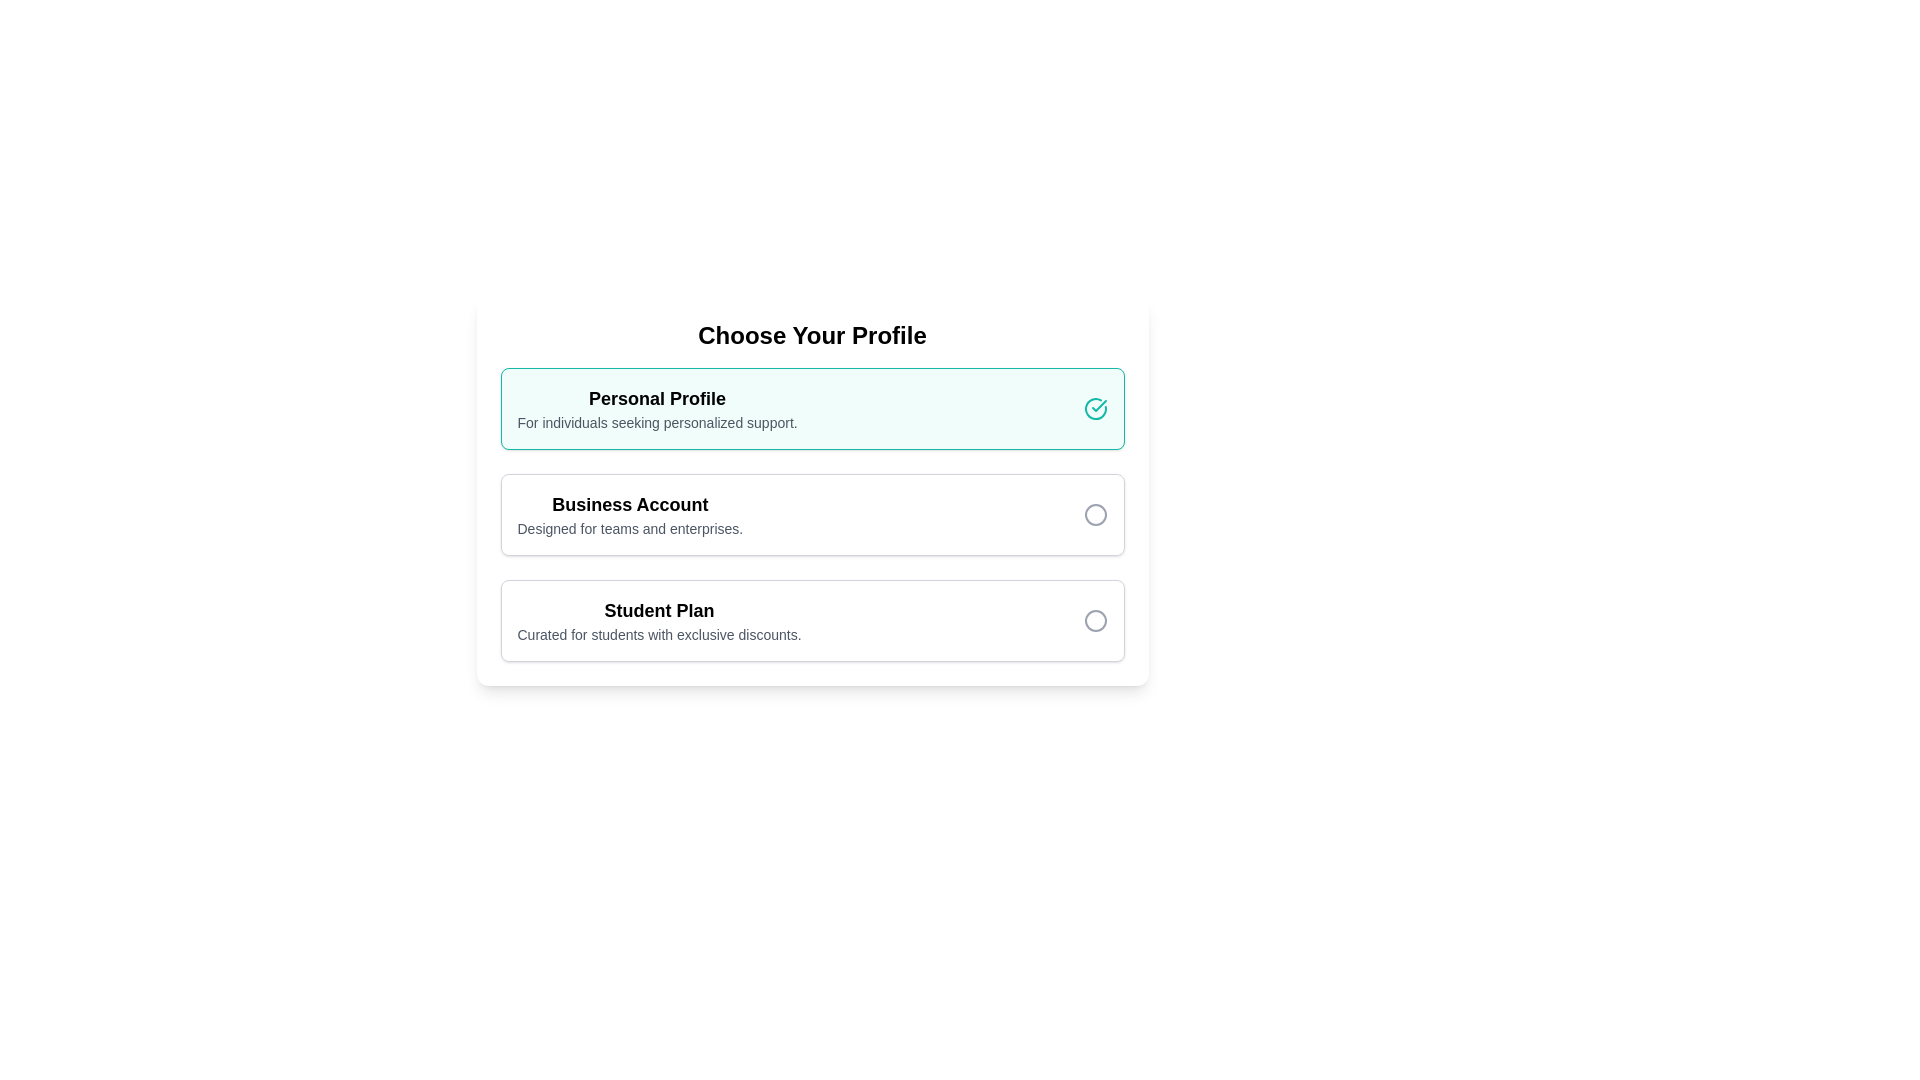  What do you see at coordinates (812, 514) in the screenshot?
I see `the selectable card titled 'Business Account'` at bounding box center [812, 514].